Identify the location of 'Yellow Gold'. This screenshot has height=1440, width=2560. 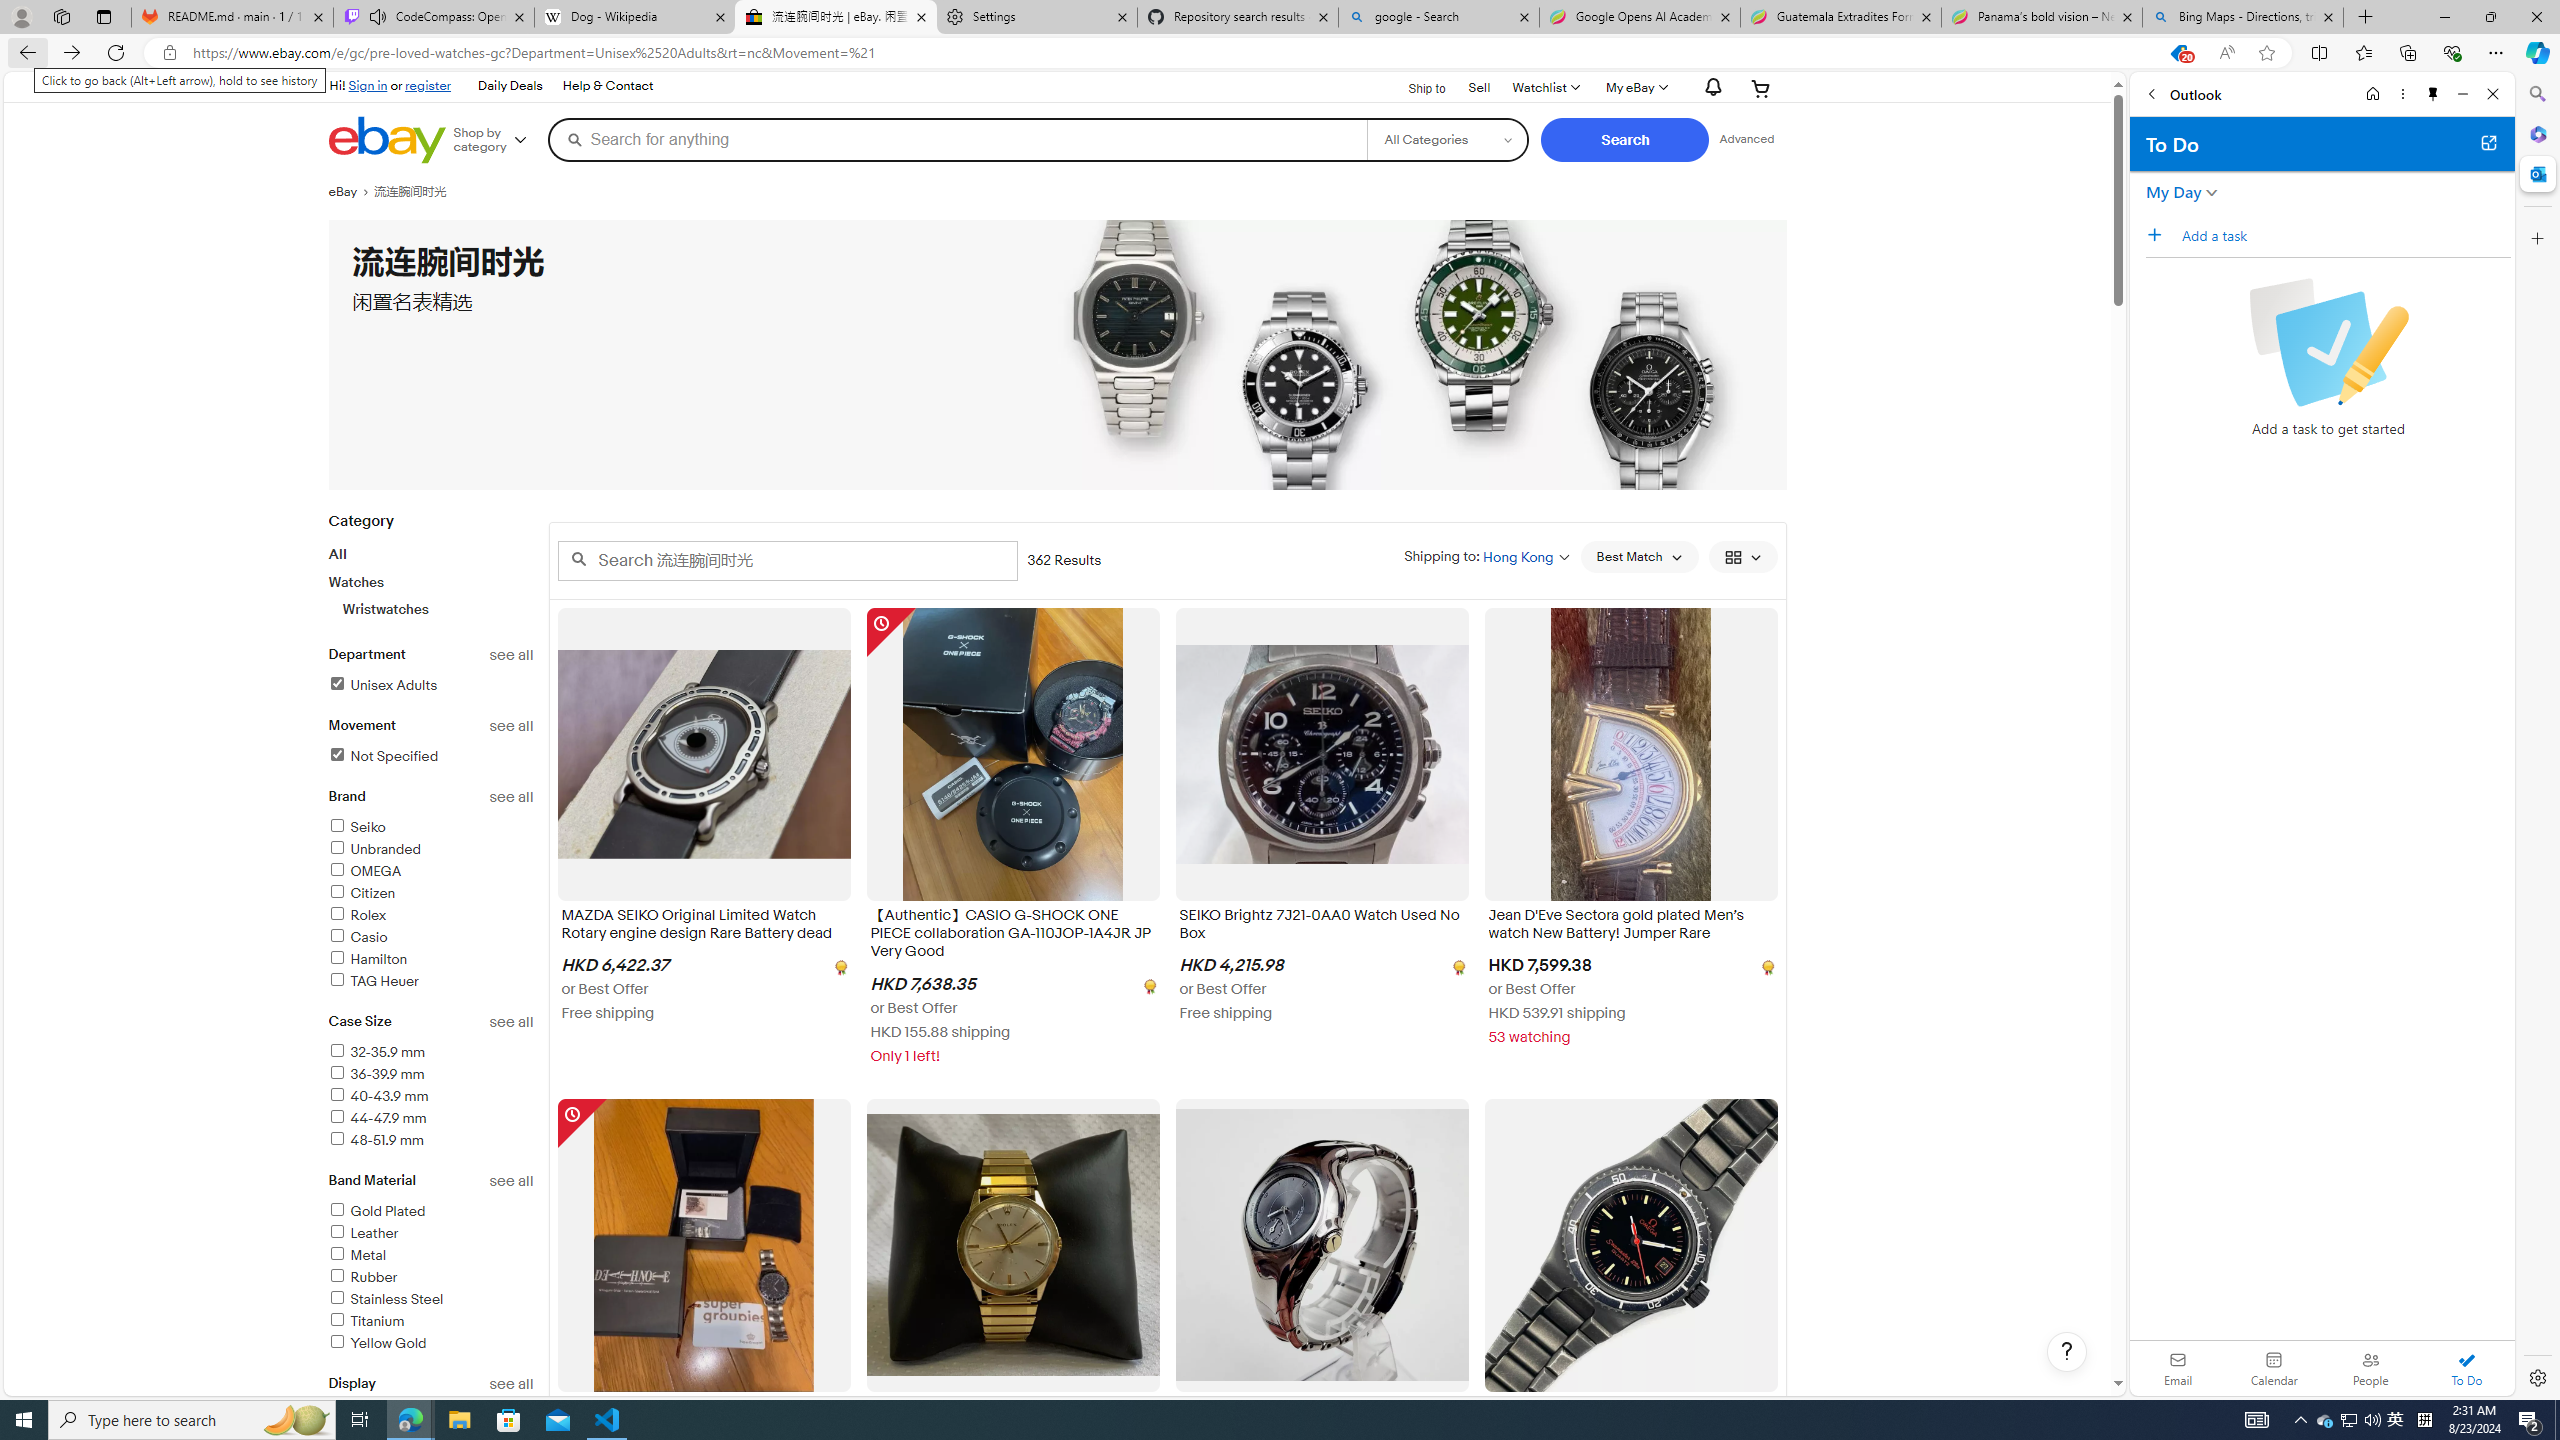
(376, 1343).